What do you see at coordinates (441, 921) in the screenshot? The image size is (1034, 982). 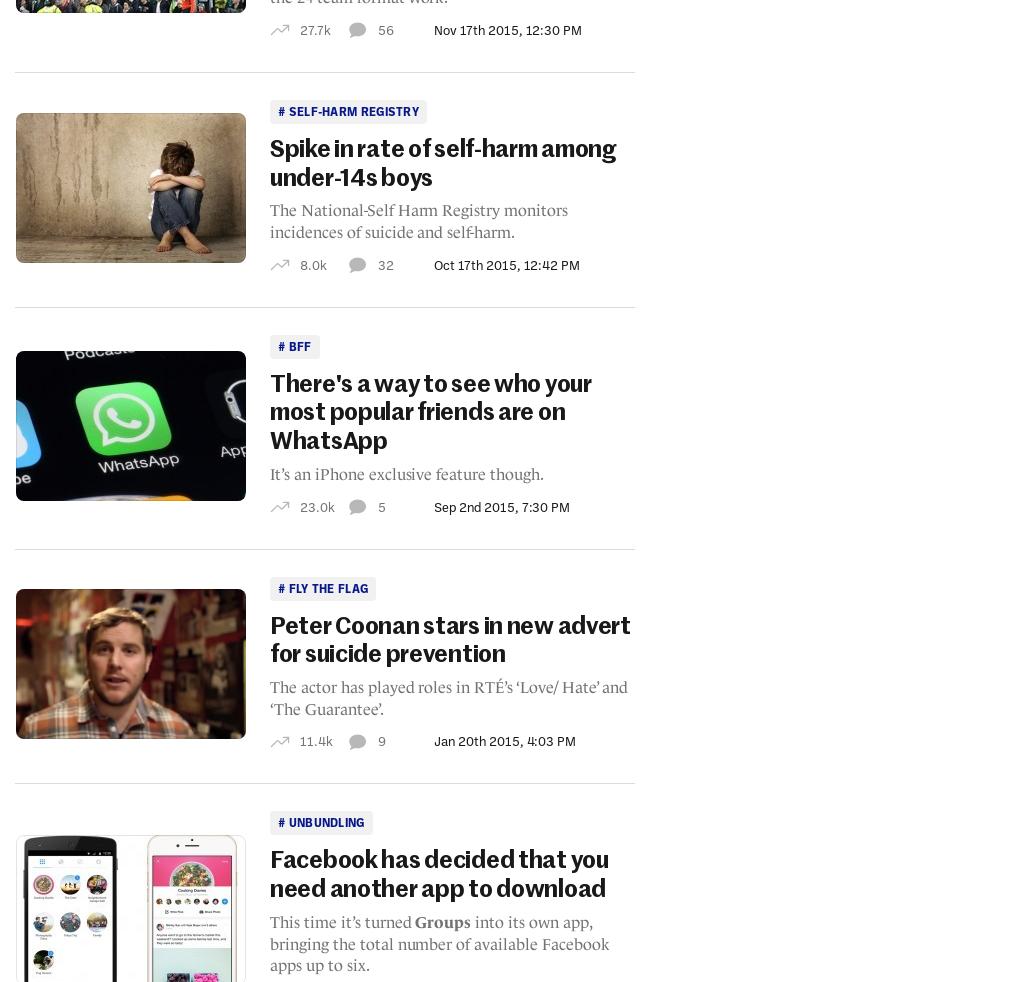 I see `'Groups'` at bounding box center [441, 921].